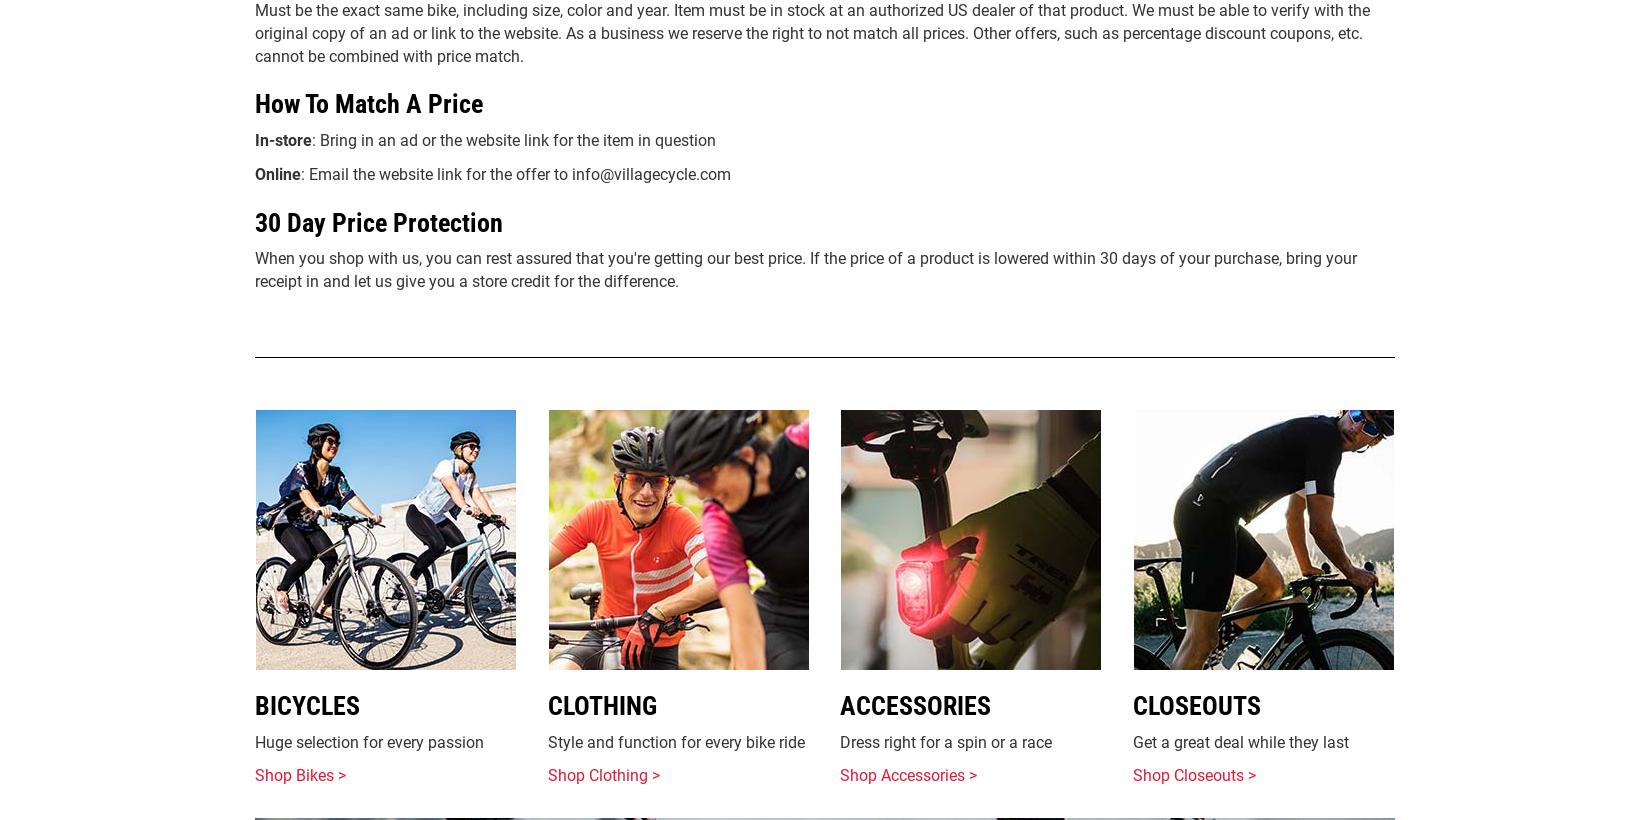 The height and width of the screenshot is (820, 1650). What do you see at coordinates (1238, 740) in the screenshot?
I see `'Get a great deal while they last'` at bounding box center [1238, 740].